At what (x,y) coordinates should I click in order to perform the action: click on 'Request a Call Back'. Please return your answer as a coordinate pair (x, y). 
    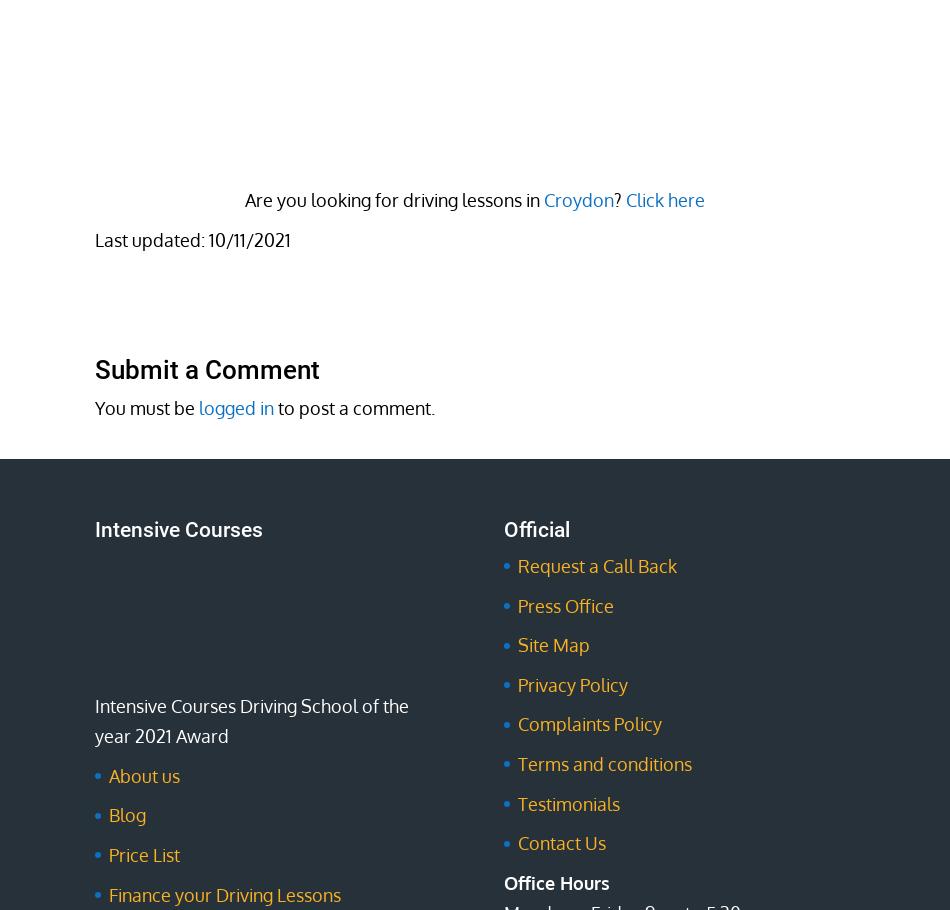
    Looking at the image, I should click on (516, 566).